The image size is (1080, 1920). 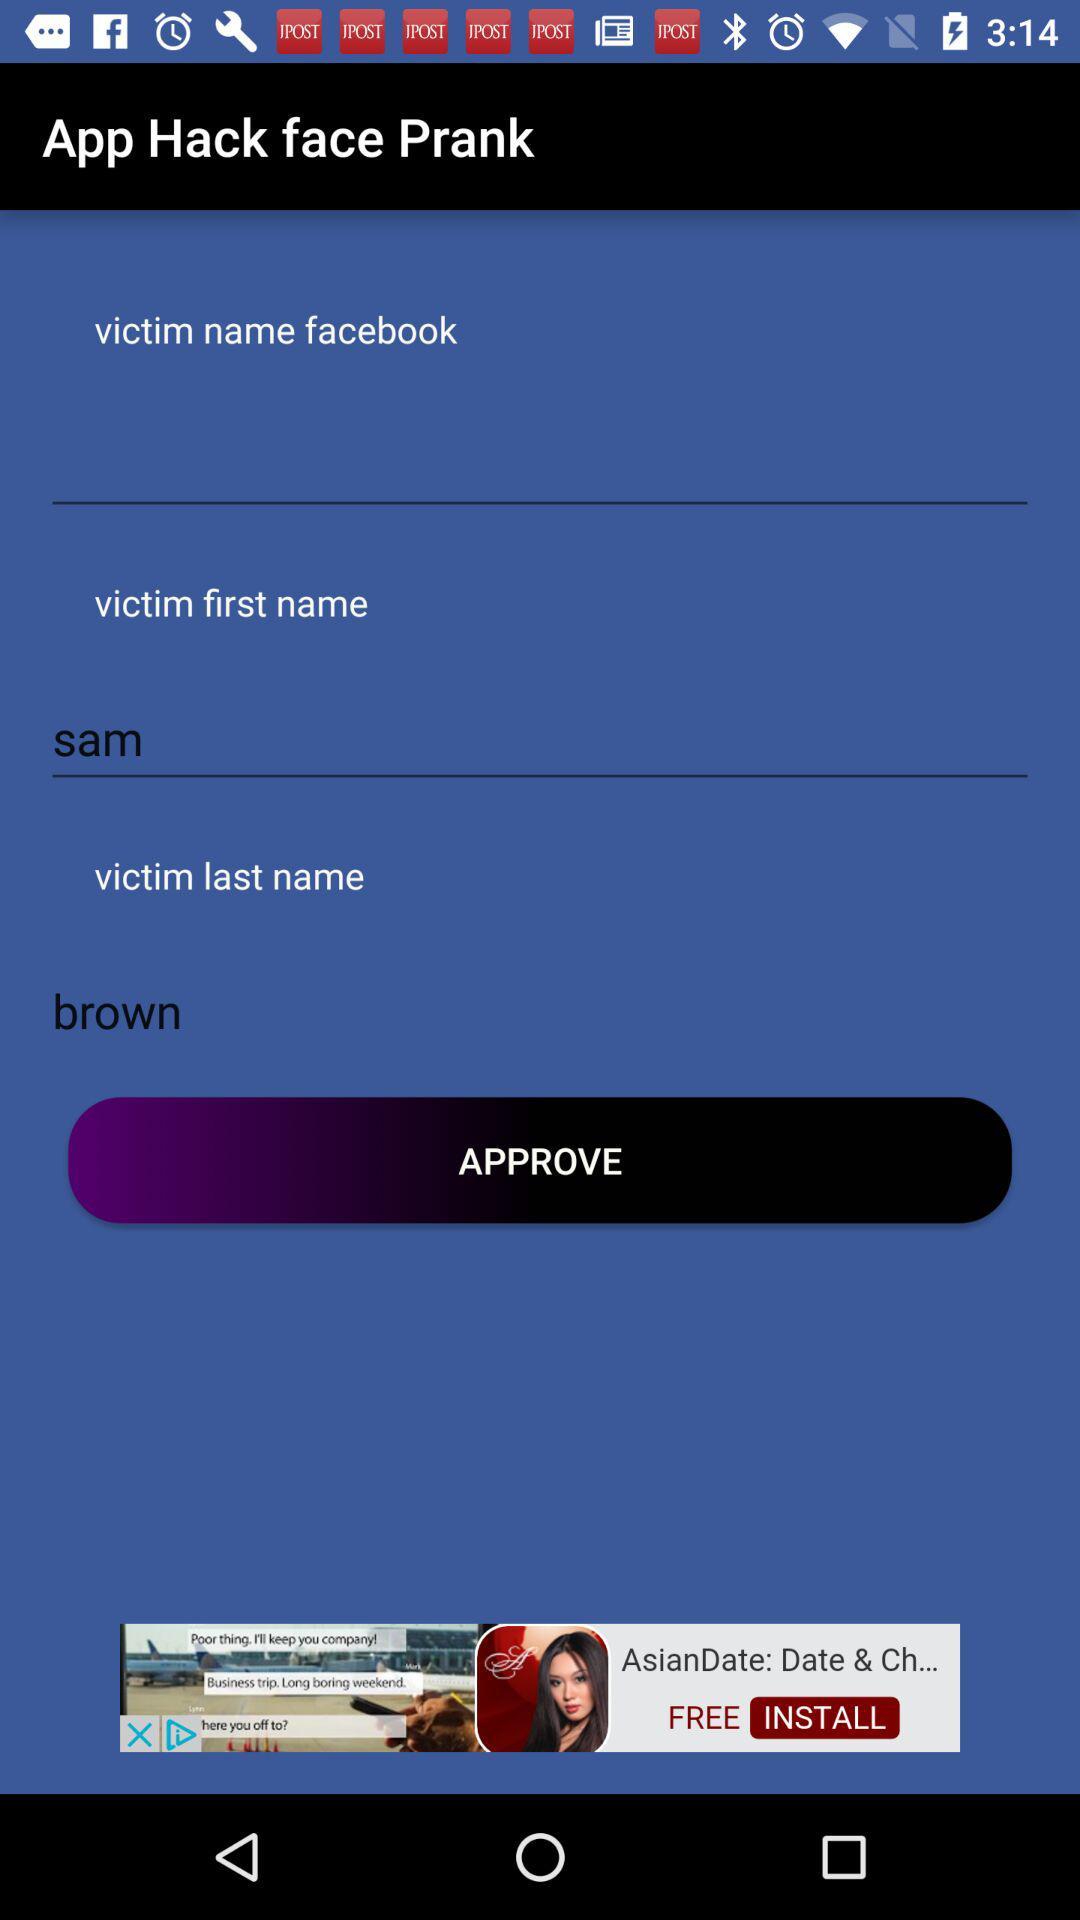 What do you see at coordinates (540, 464) in the screenshot?
I see `persons name` at bounding box center [540, 464].